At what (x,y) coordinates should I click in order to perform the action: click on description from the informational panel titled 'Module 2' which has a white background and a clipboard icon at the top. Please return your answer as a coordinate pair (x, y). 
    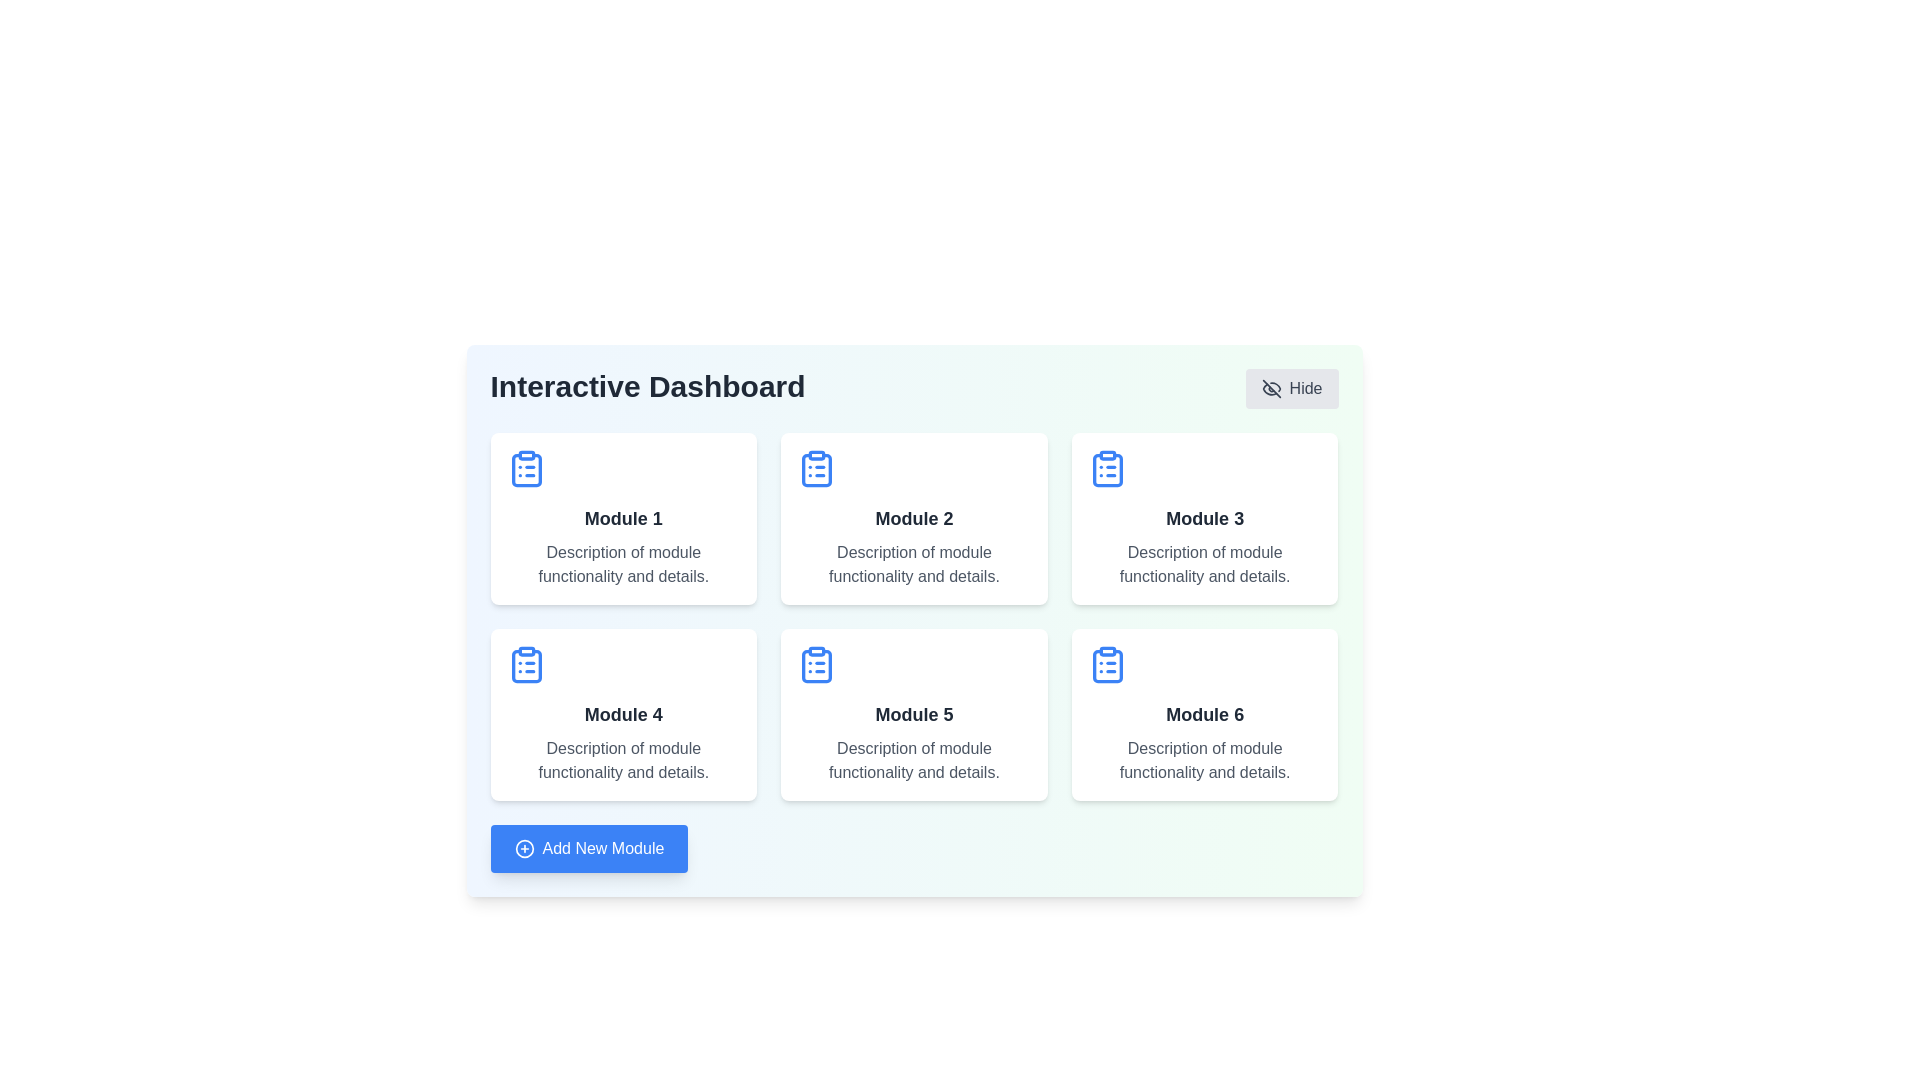
    Looking at the image, I should click on (913, 518).